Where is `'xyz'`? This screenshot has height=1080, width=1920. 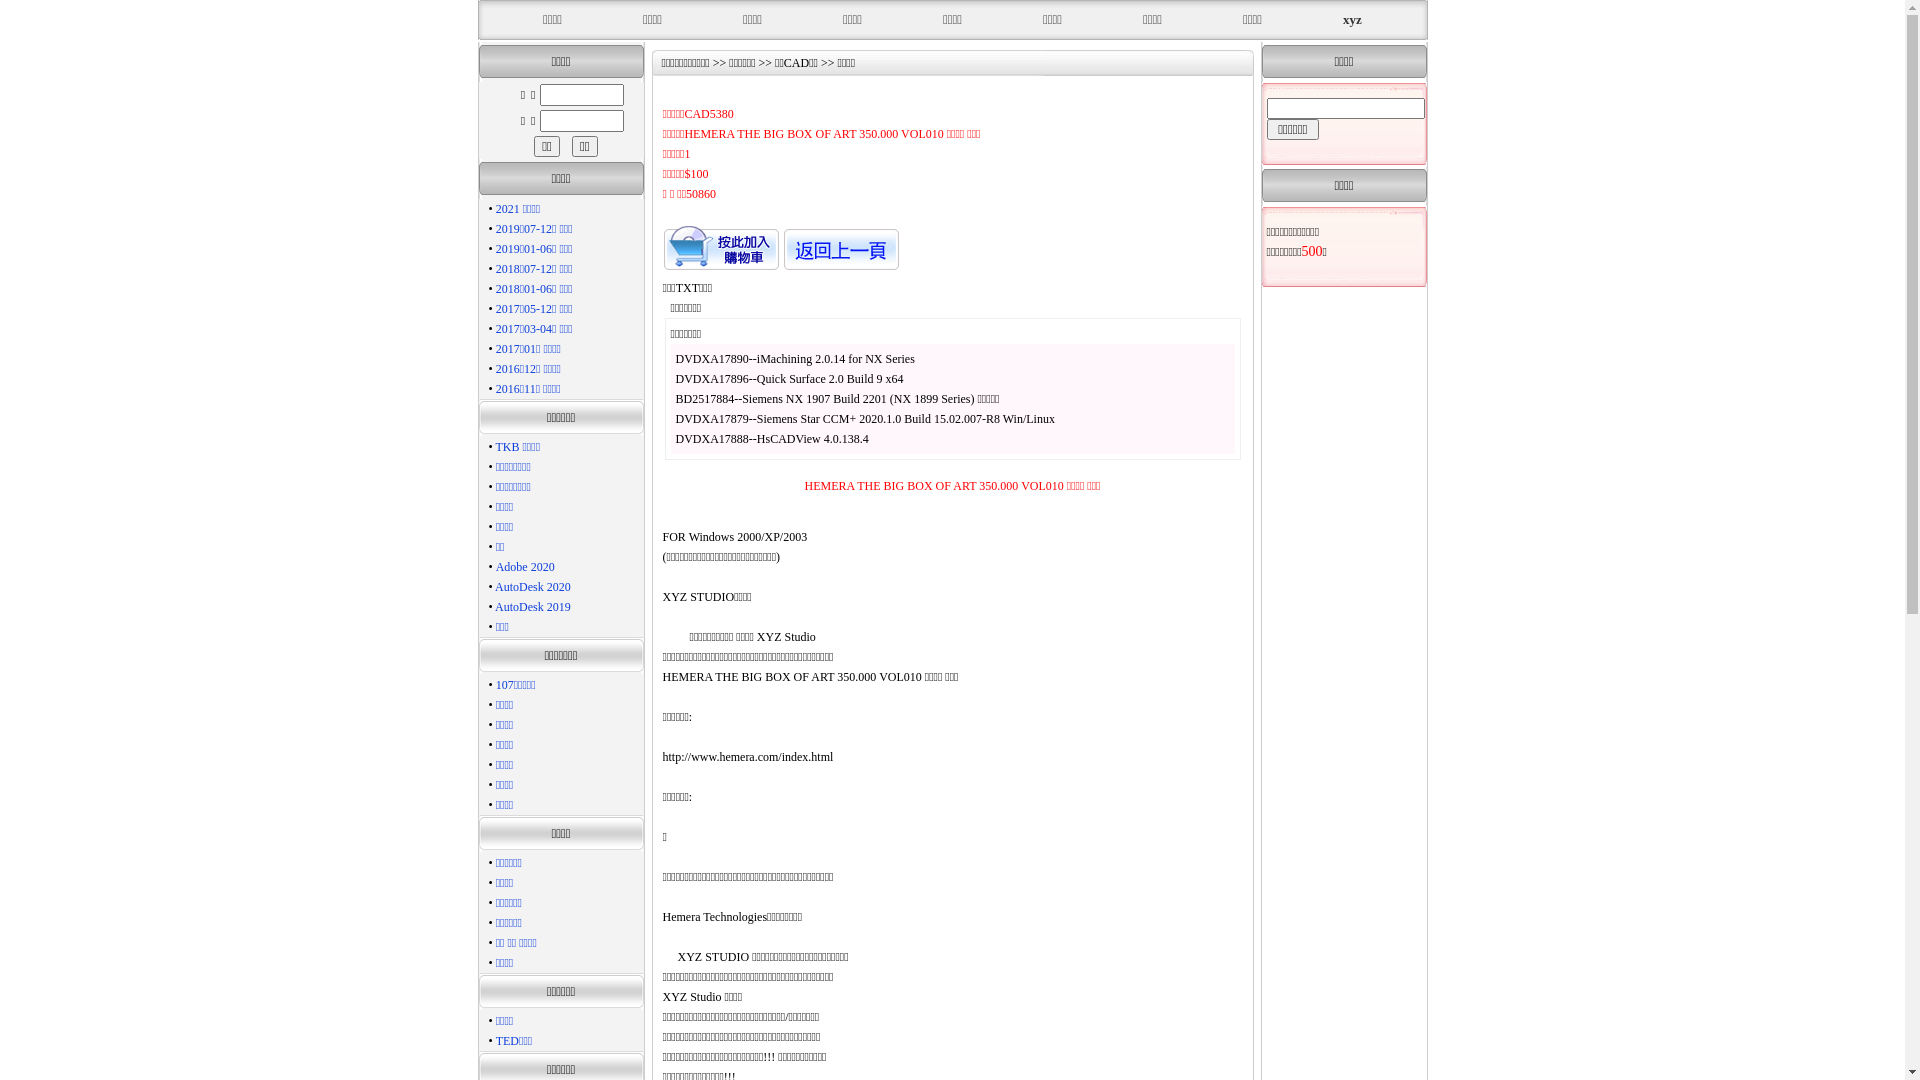 'xyz' is located at coordinates (1343, 19).